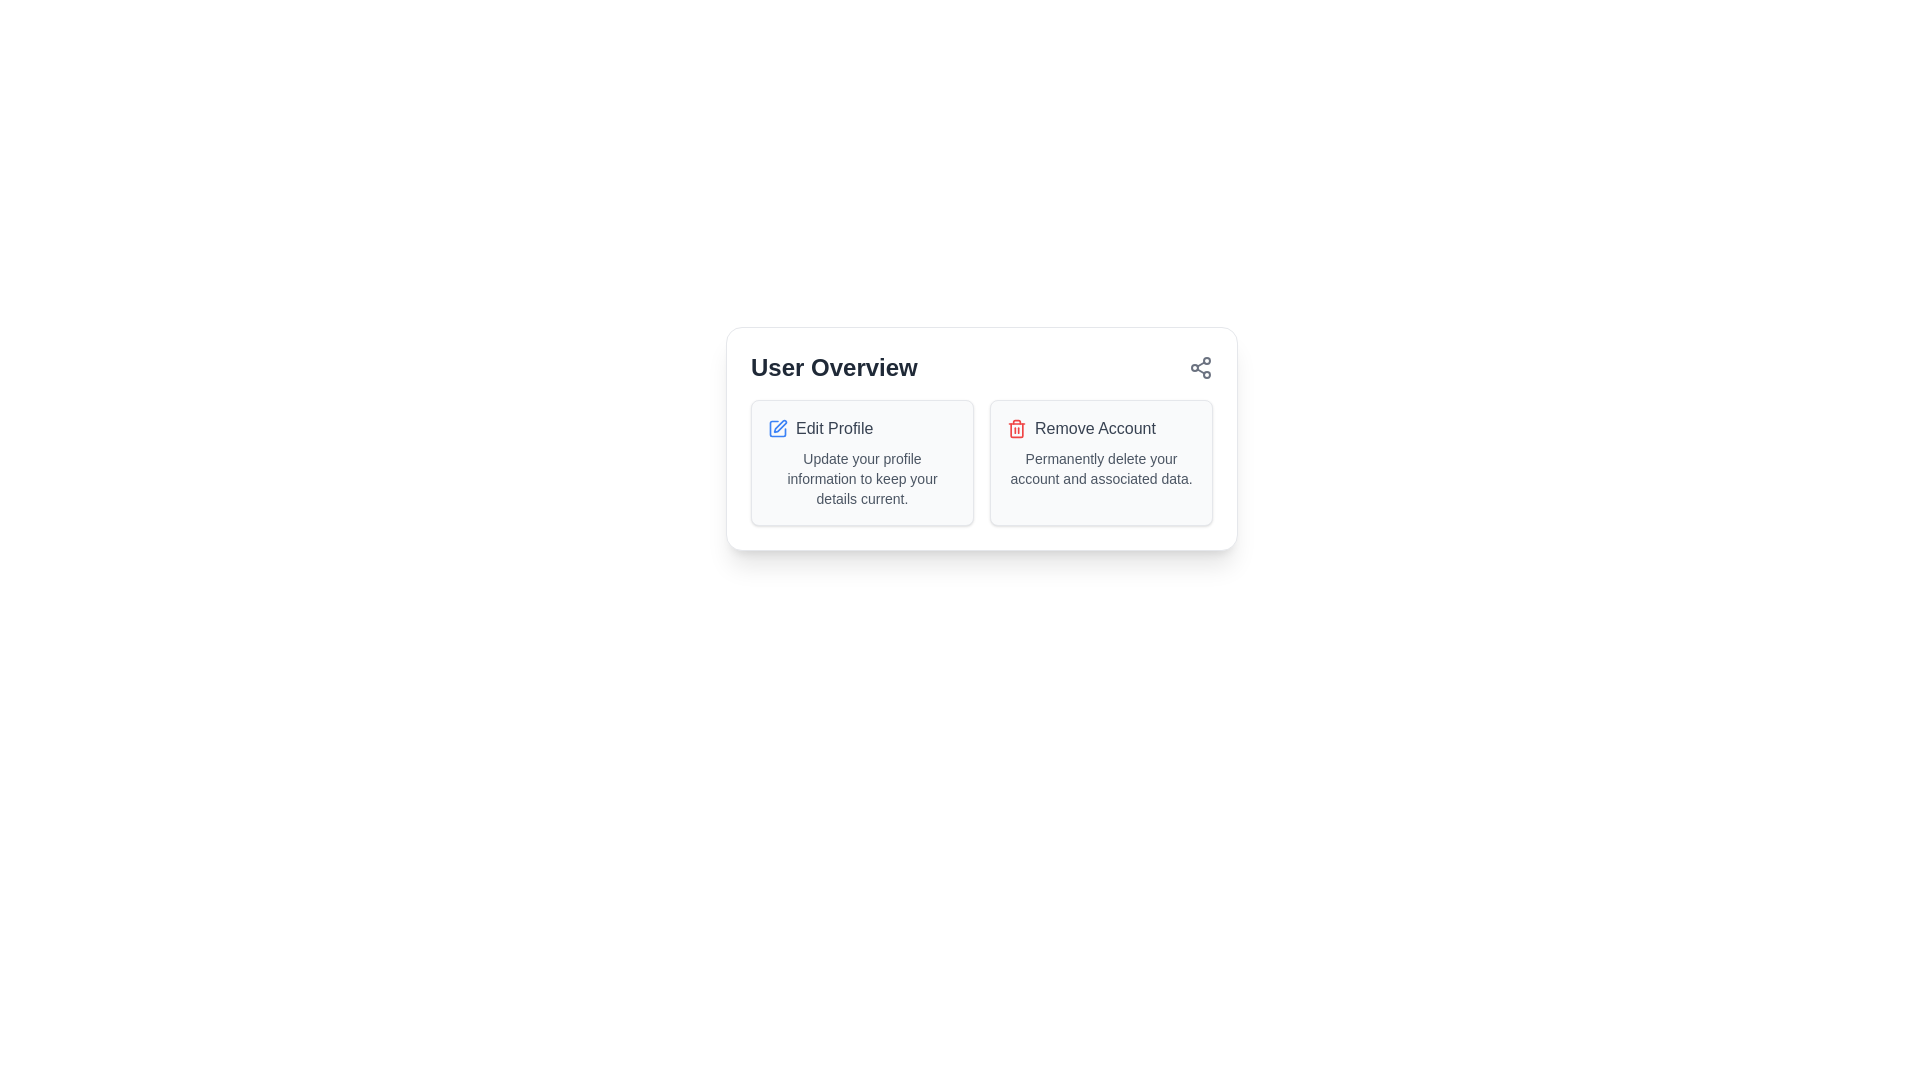 This screenshot has height=1080, width=1920. What do you see at coordinates (834, 427) in the screenshot?
I see `the 'Edit Profile' text label located within the 'User Overview' section, which describes the associated action but is not interactive` at bounding box center [834, 427].